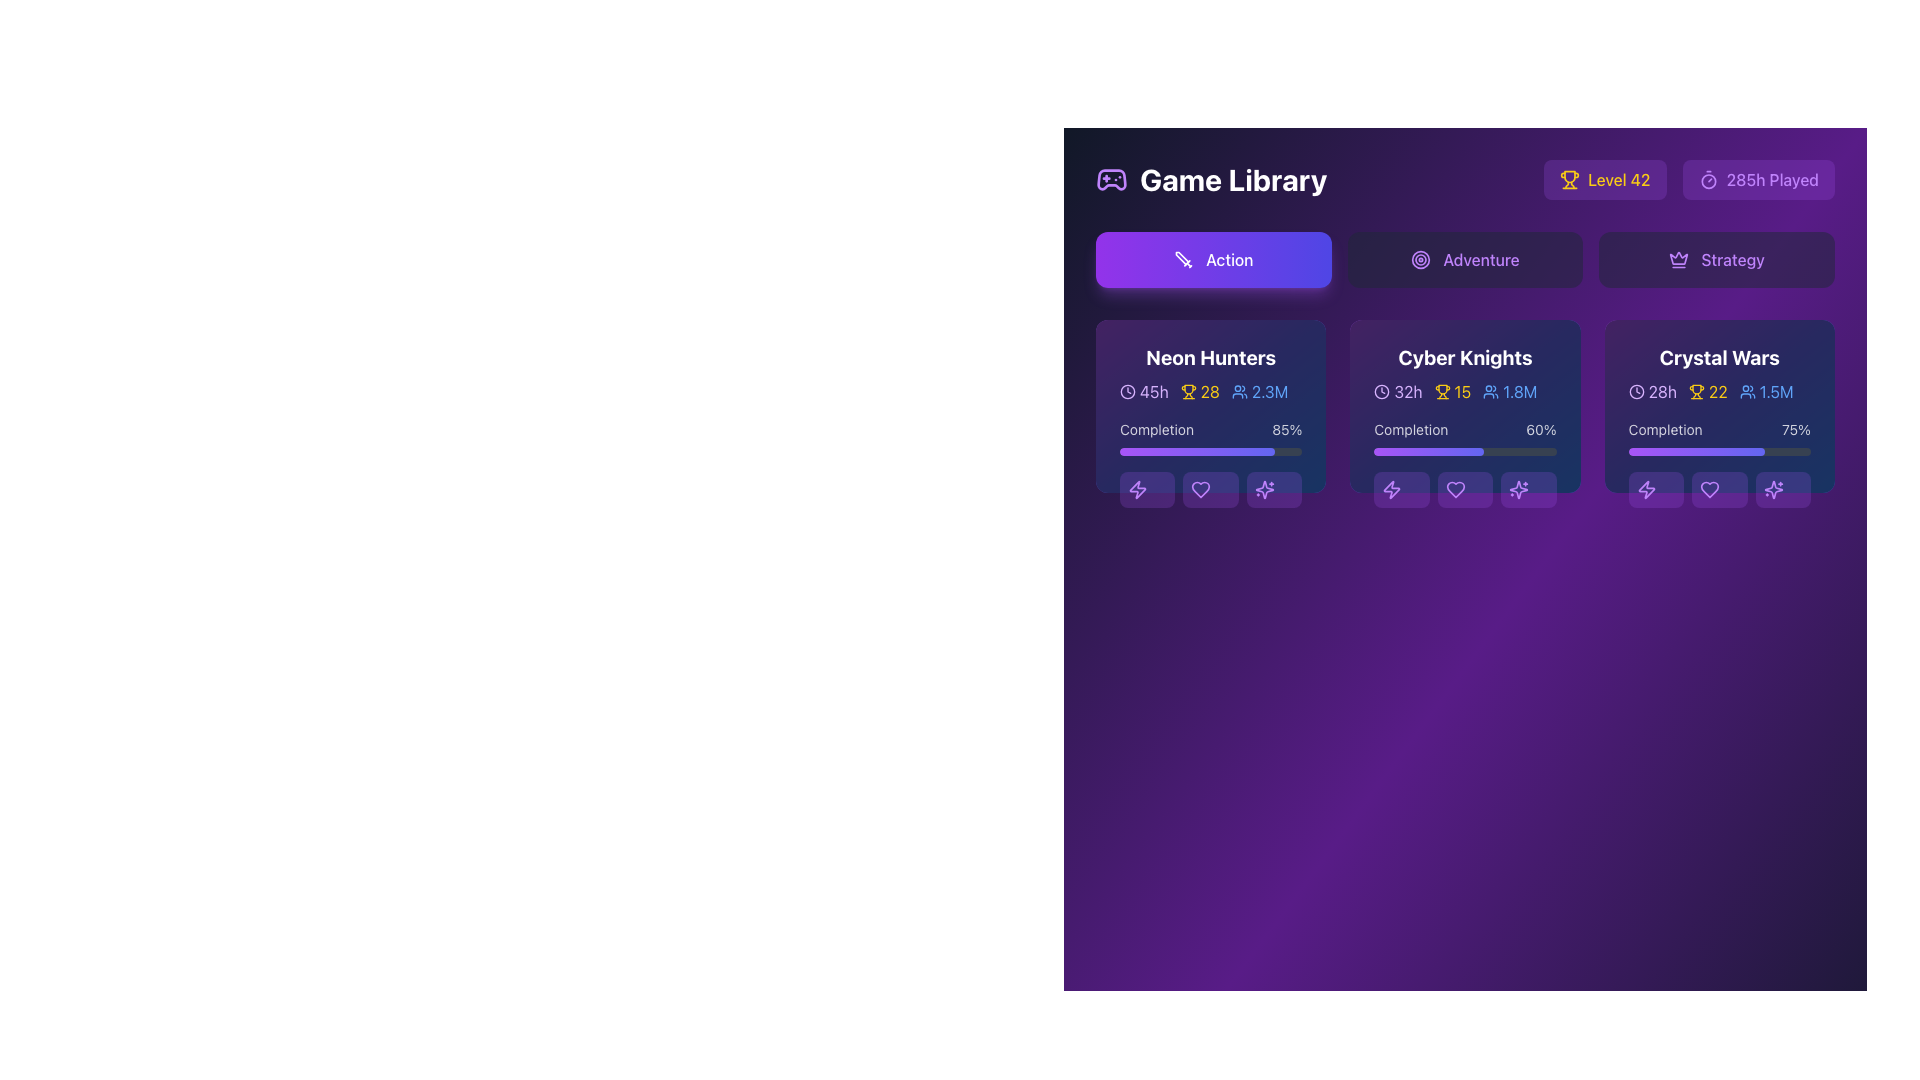  I want to click on text on the Informational Button with a purple background and yellow trophy icon that displays 'Level 42', so click(1604, 180).